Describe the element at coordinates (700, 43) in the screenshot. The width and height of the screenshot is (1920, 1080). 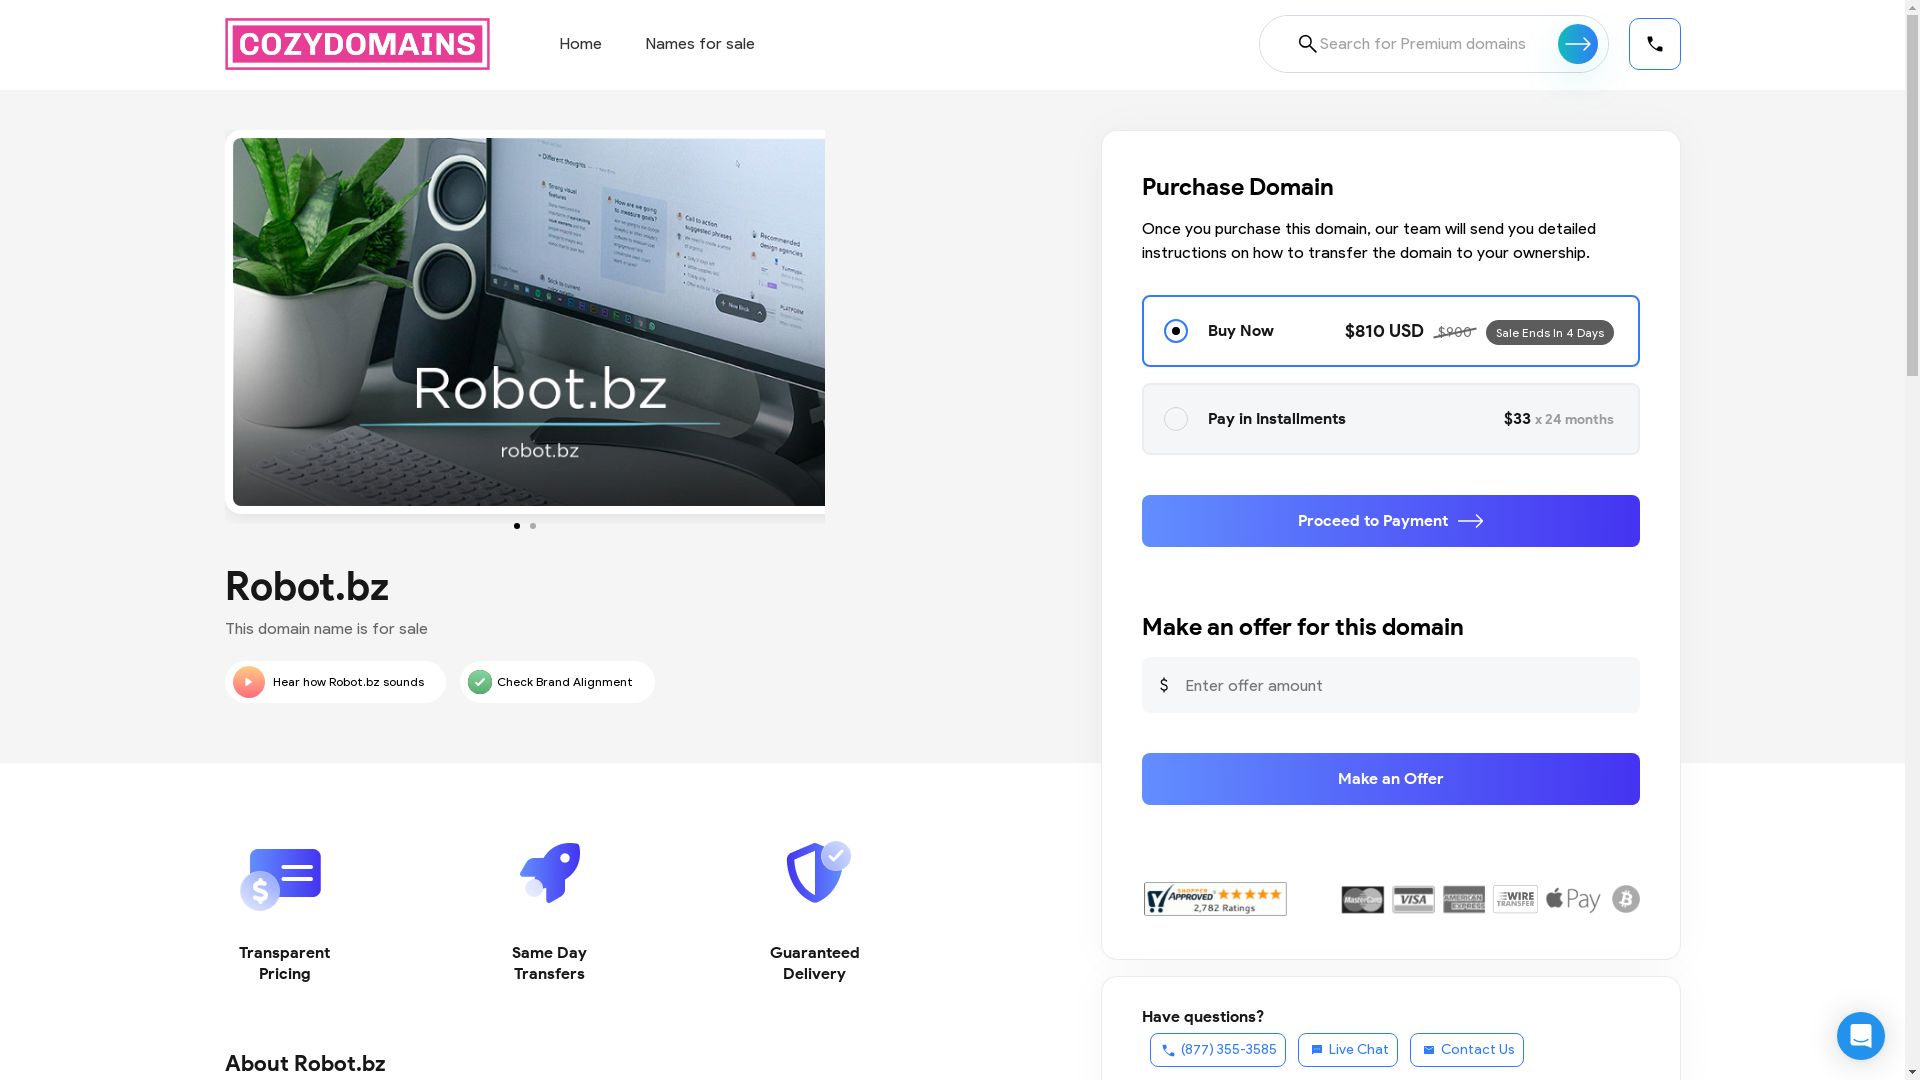
I see `'Names for sale'` at that location.